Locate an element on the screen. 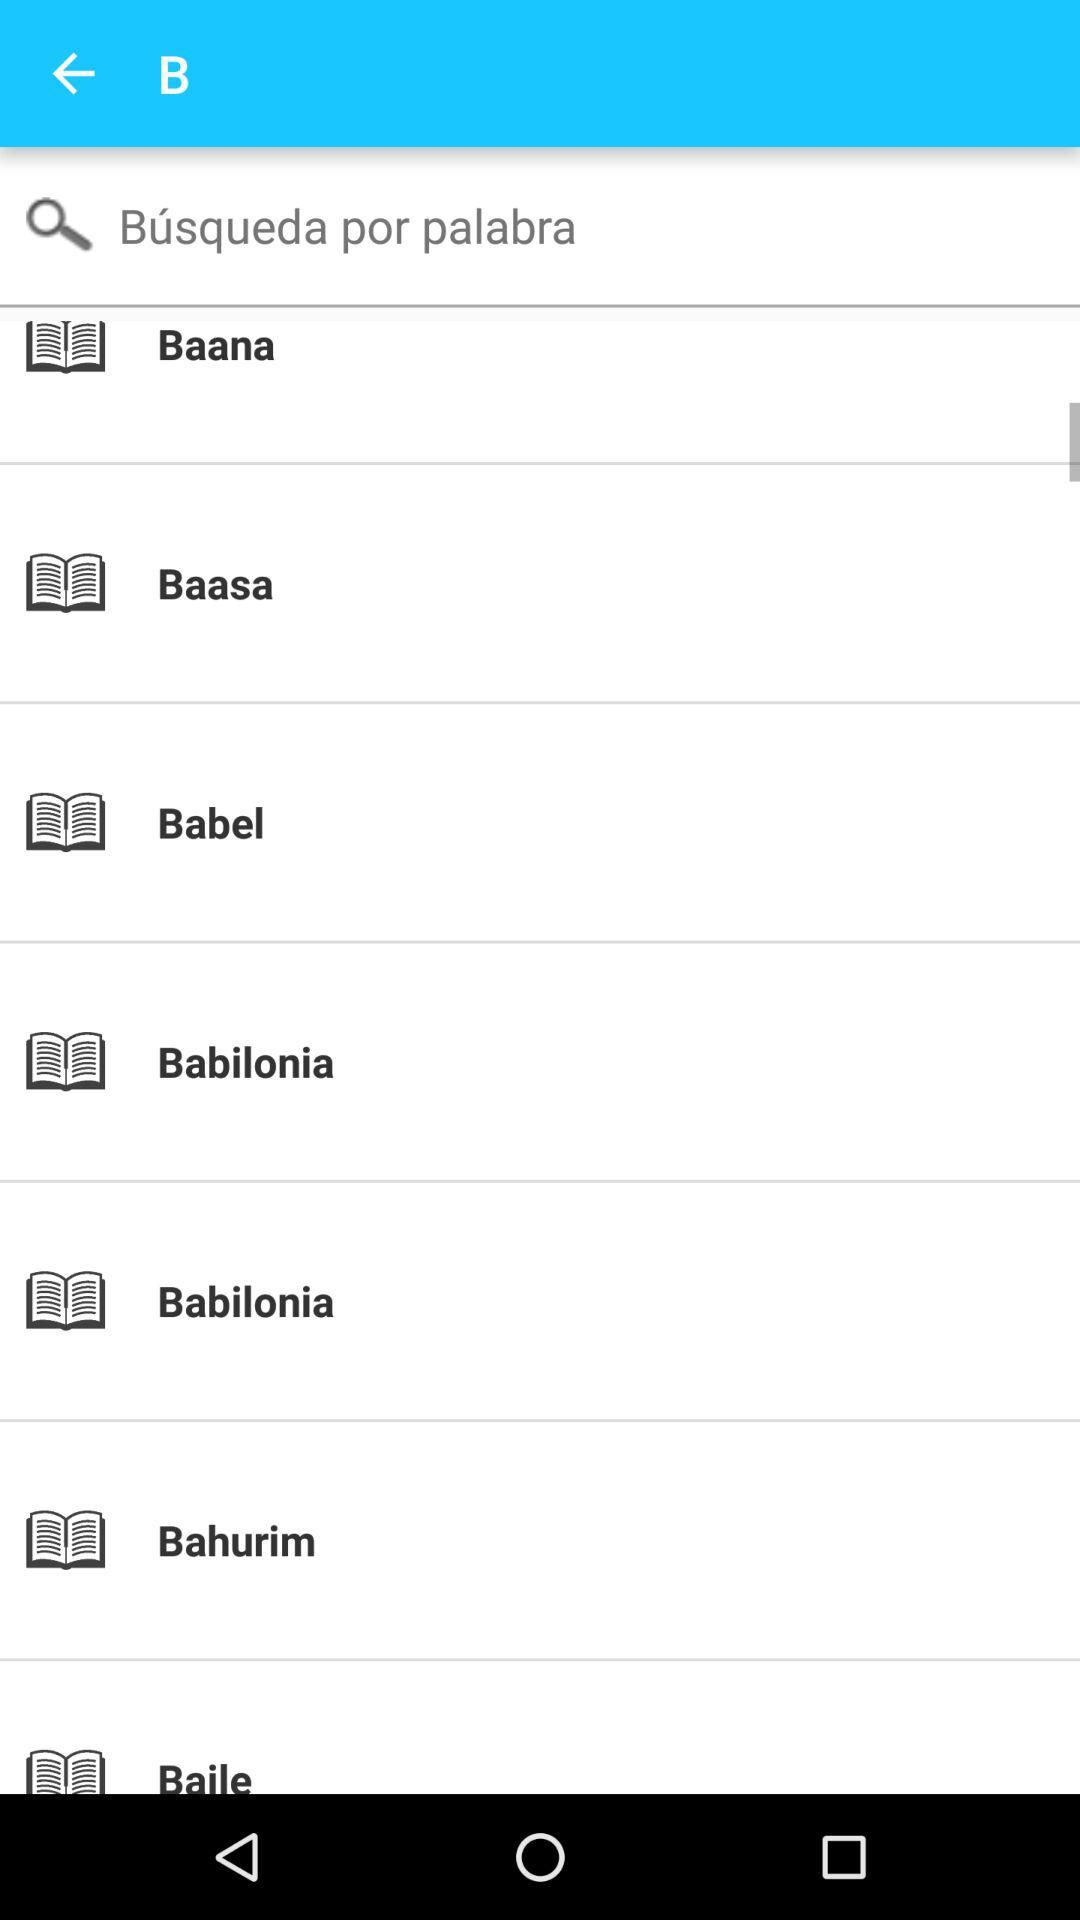 The height and width of the screenshot is (1920, 1080). bahurim icon is located at coordinates (574, 1539).